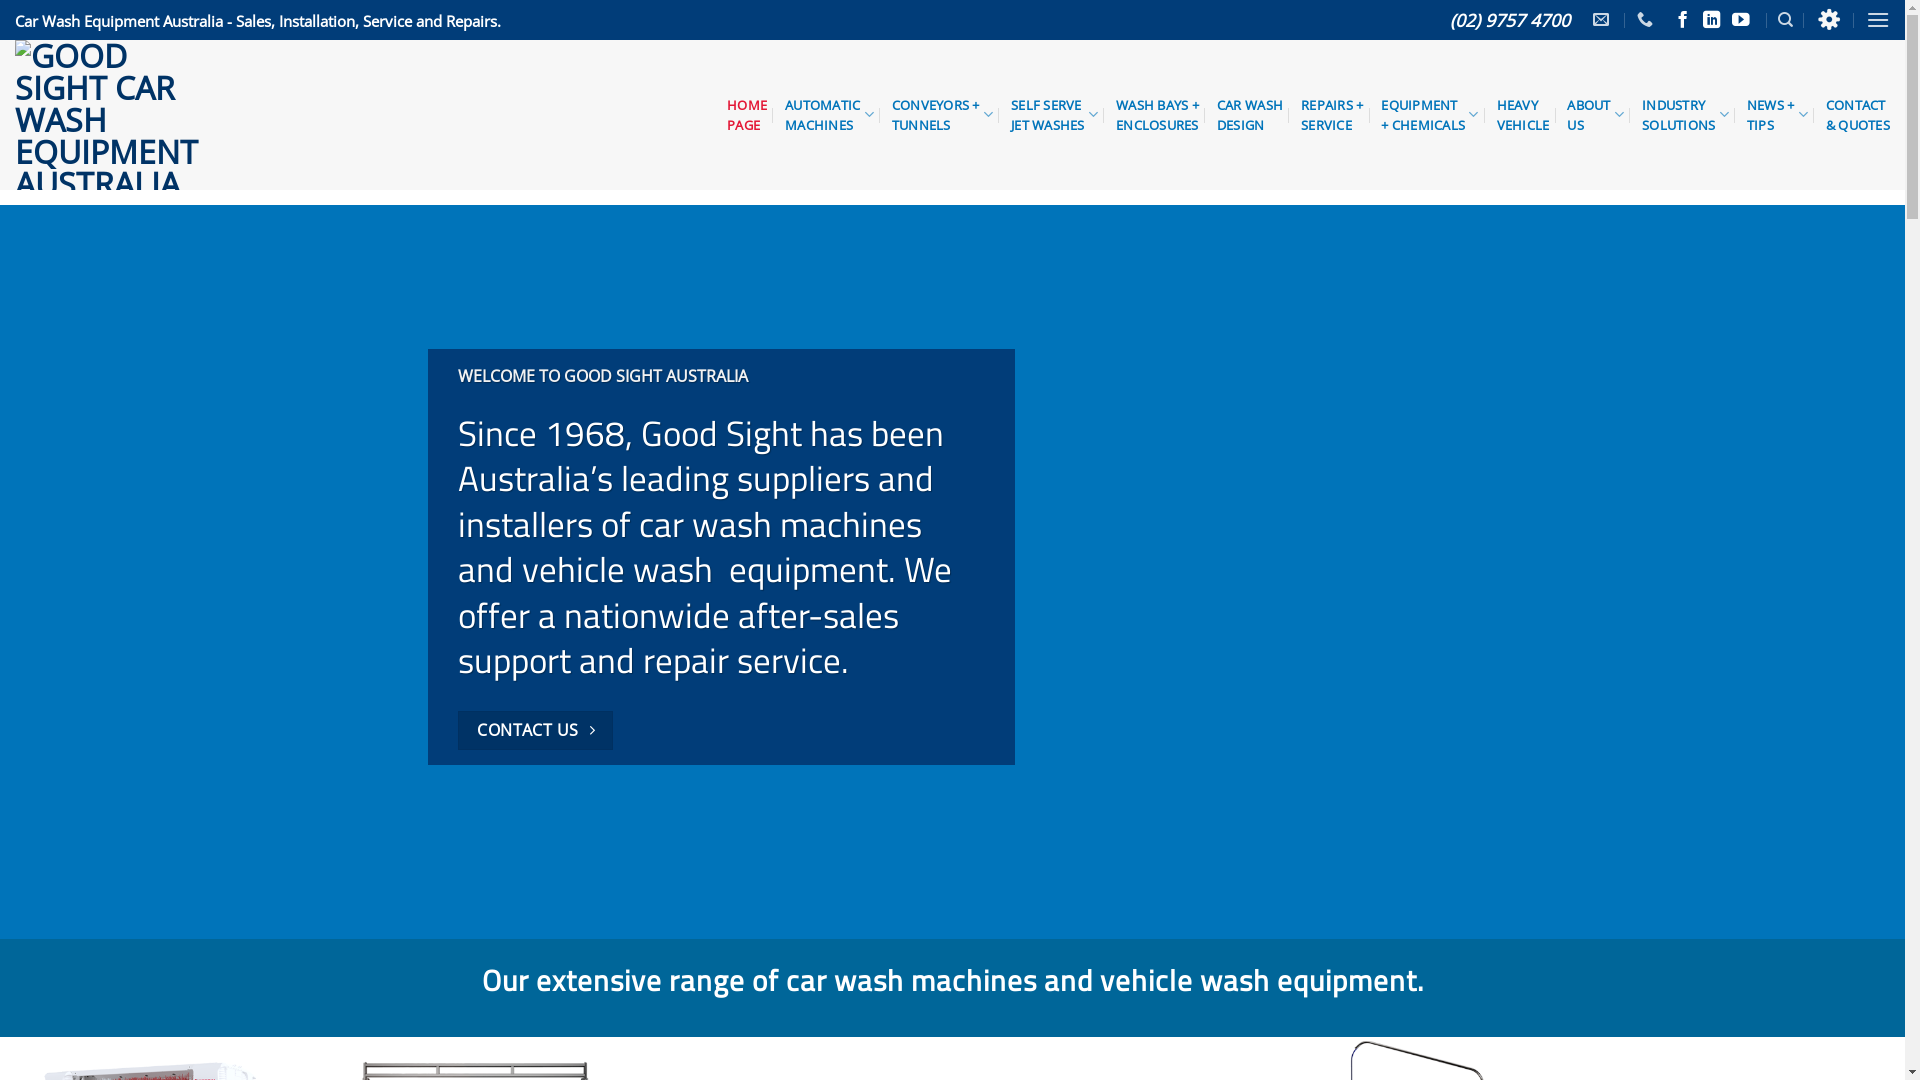 This screenshot has width=1920, height=1080. I want to click on 'HOME, so click(746, 115).